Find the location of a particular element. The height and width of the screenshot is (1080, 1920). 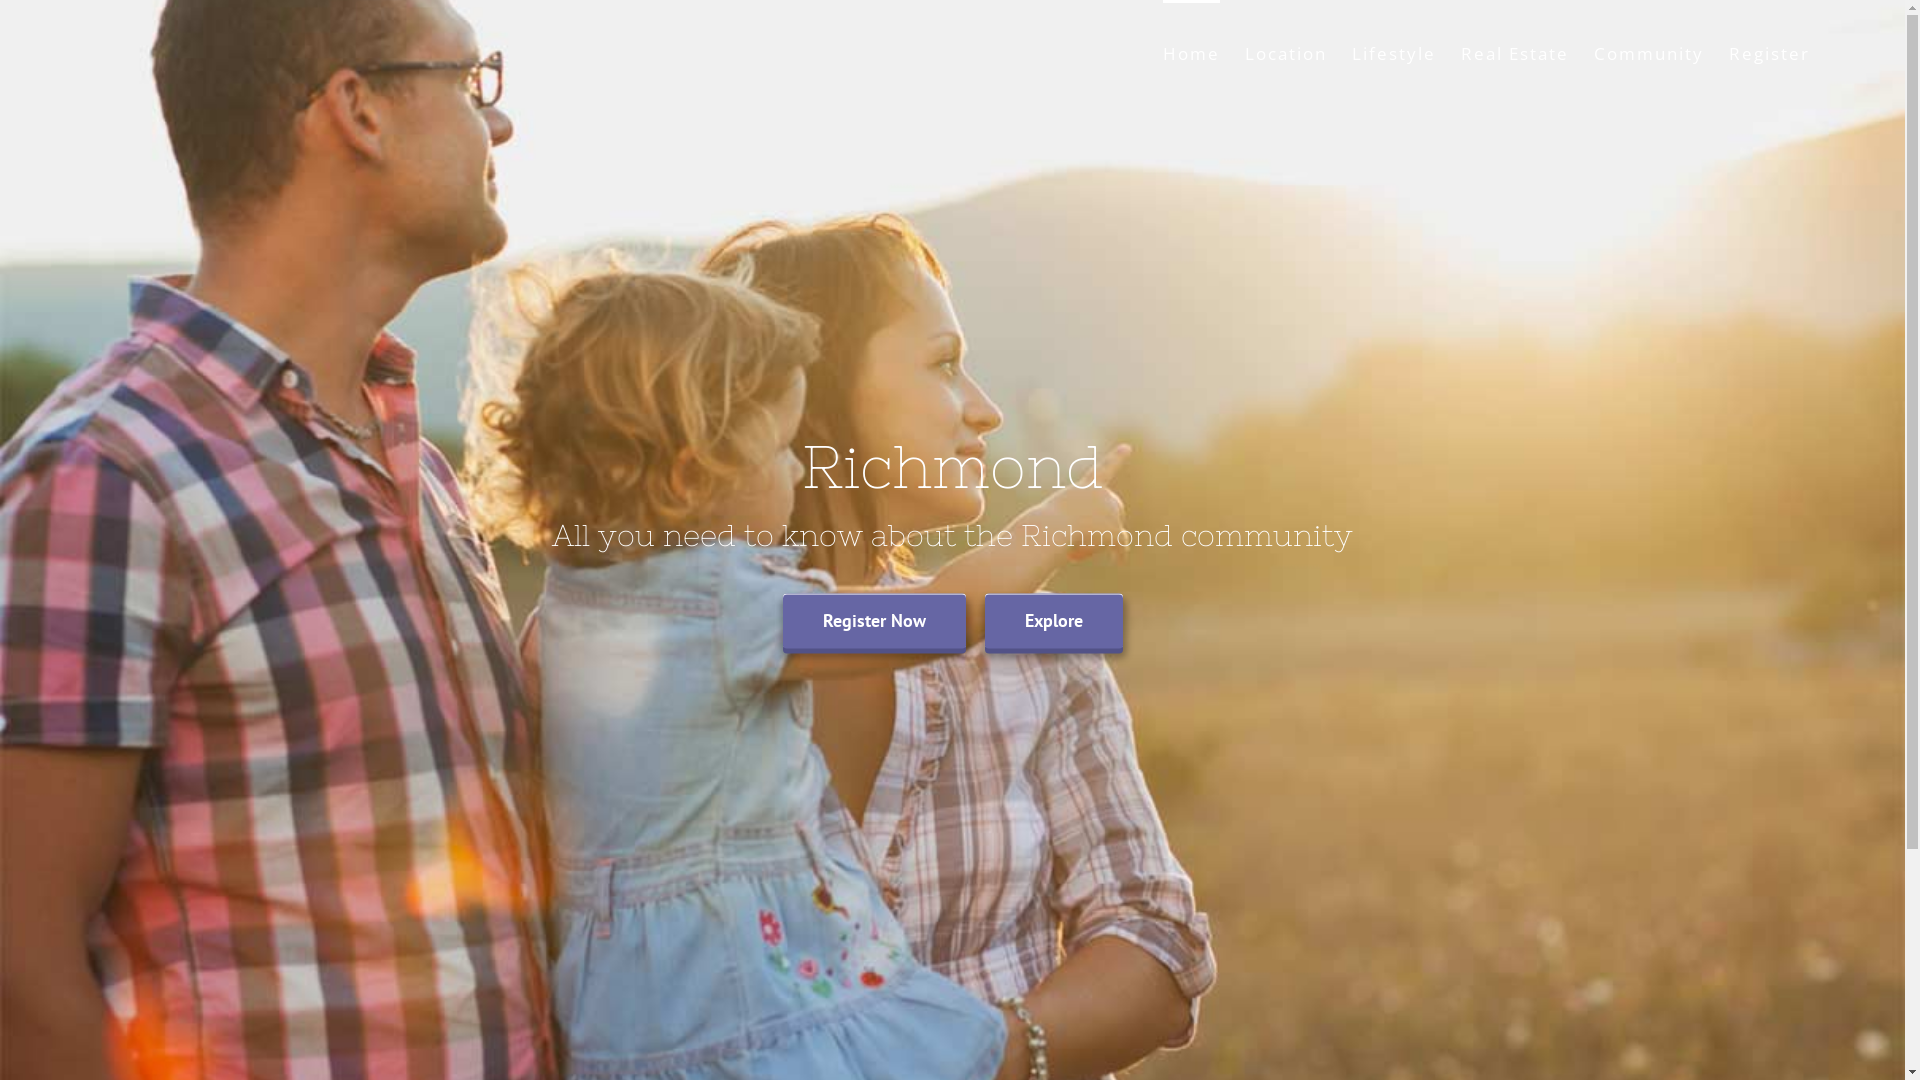

'Explore' is located at coordinates (1051, 620).